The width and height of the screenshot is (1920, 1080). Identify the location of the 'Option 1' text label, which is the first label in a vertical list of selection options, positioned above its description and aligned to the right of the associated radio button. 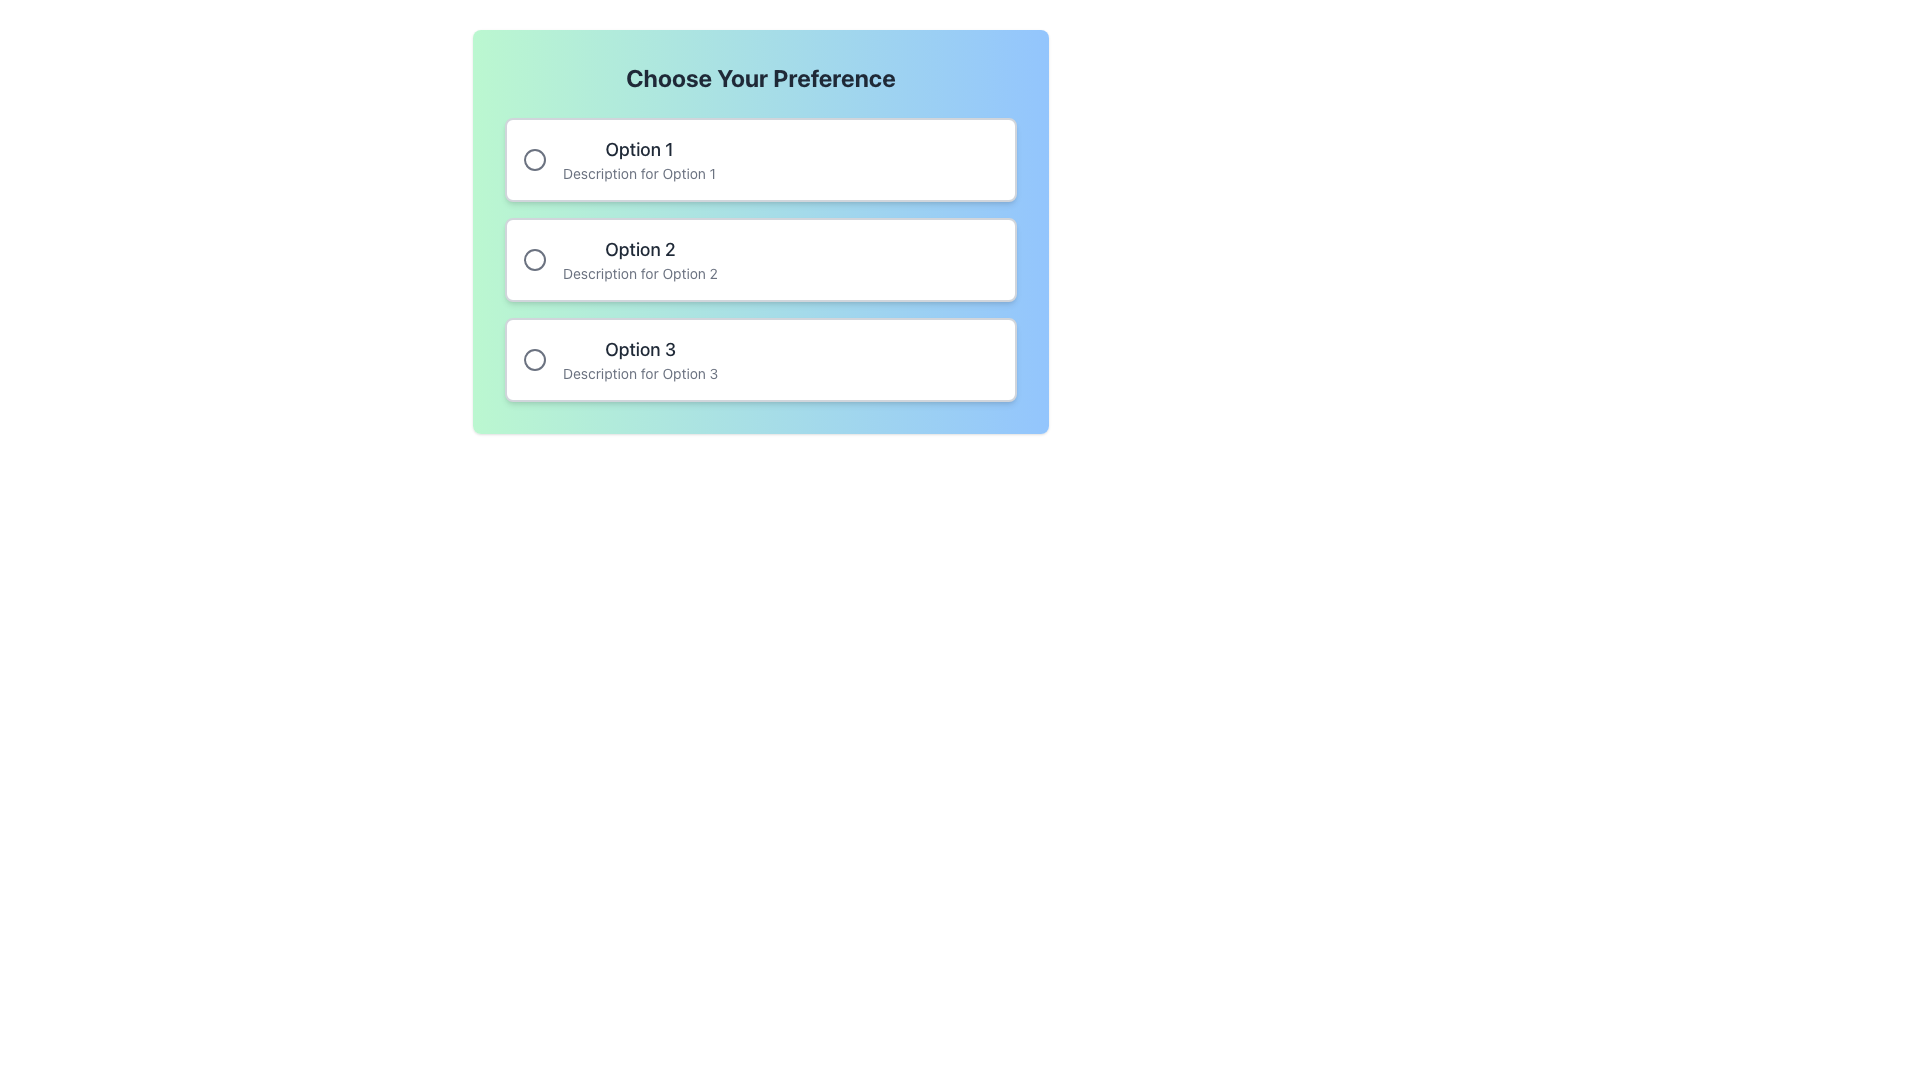
(638, 149).